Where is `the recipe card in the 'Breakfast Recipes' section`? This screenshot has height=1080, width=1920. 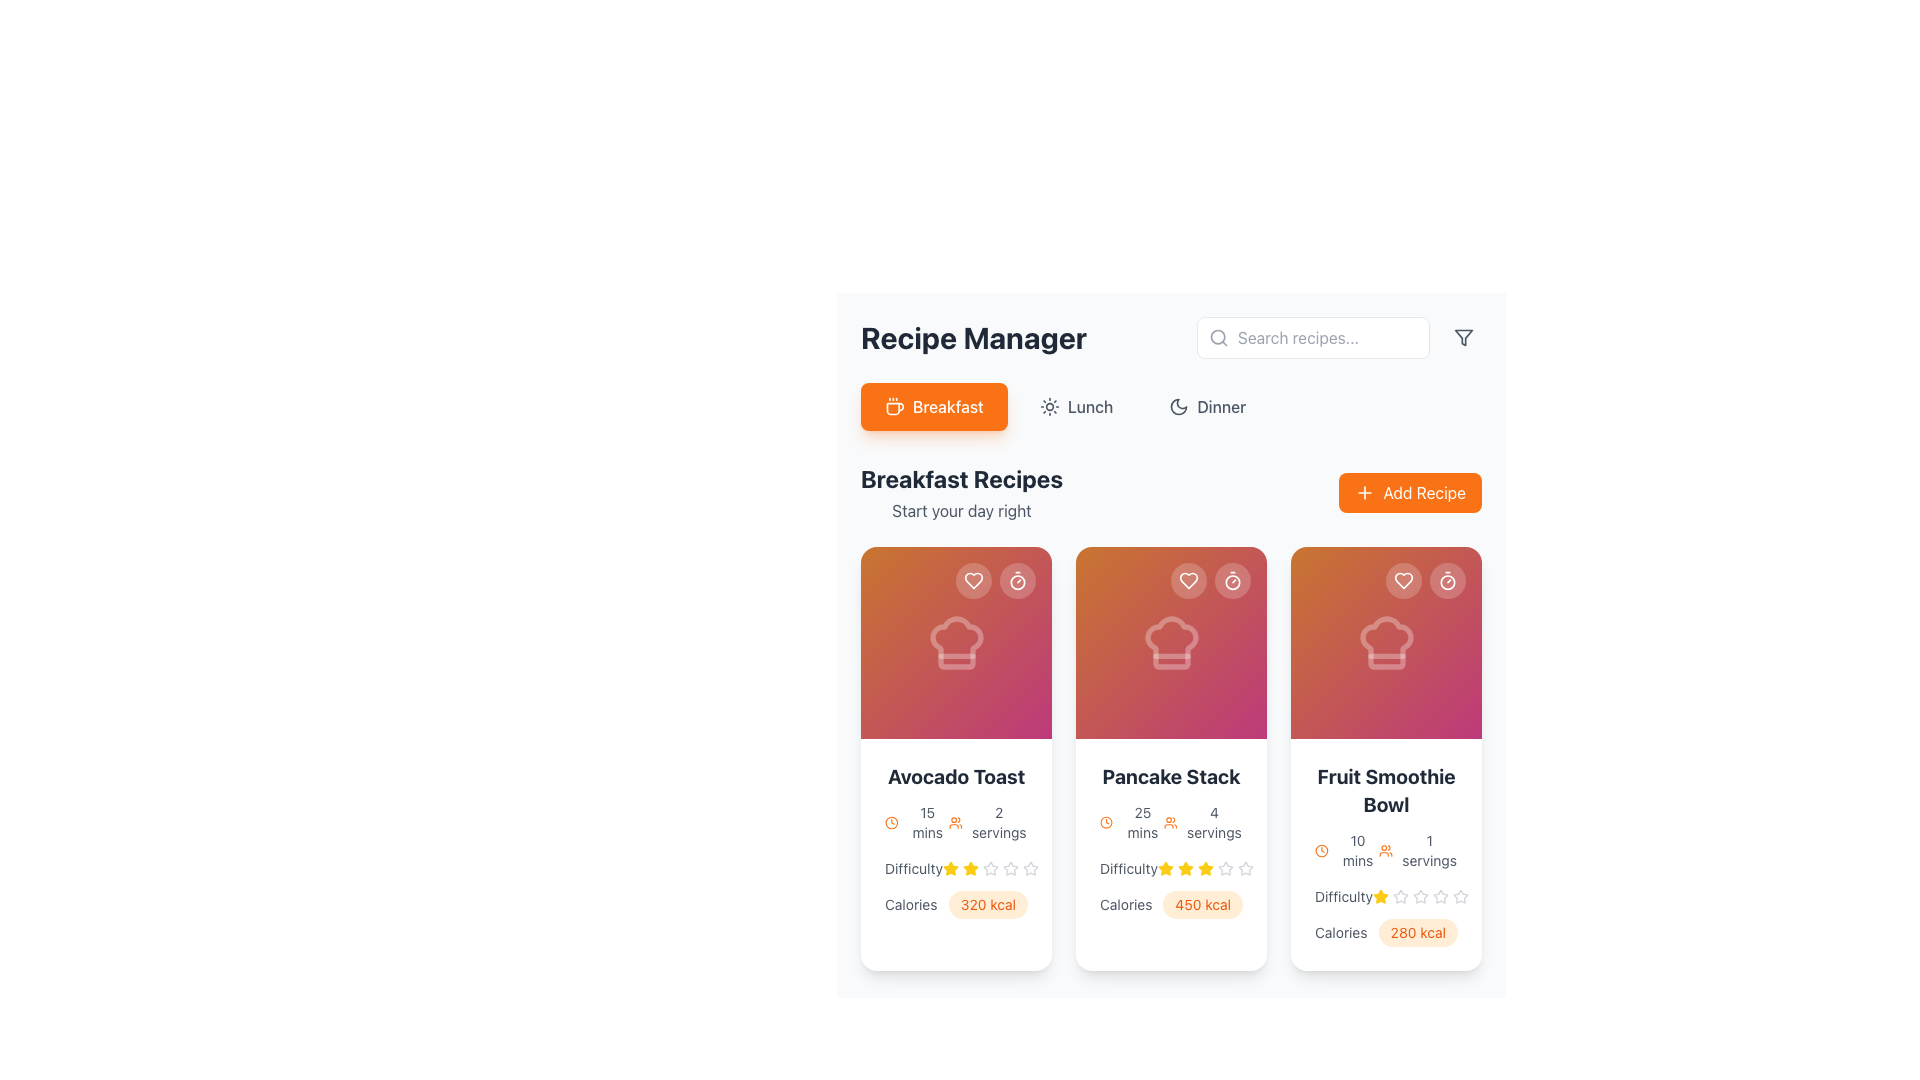 the recipe card in the 'Breakfast Recipes' section is located at coordinates (1171, 759).